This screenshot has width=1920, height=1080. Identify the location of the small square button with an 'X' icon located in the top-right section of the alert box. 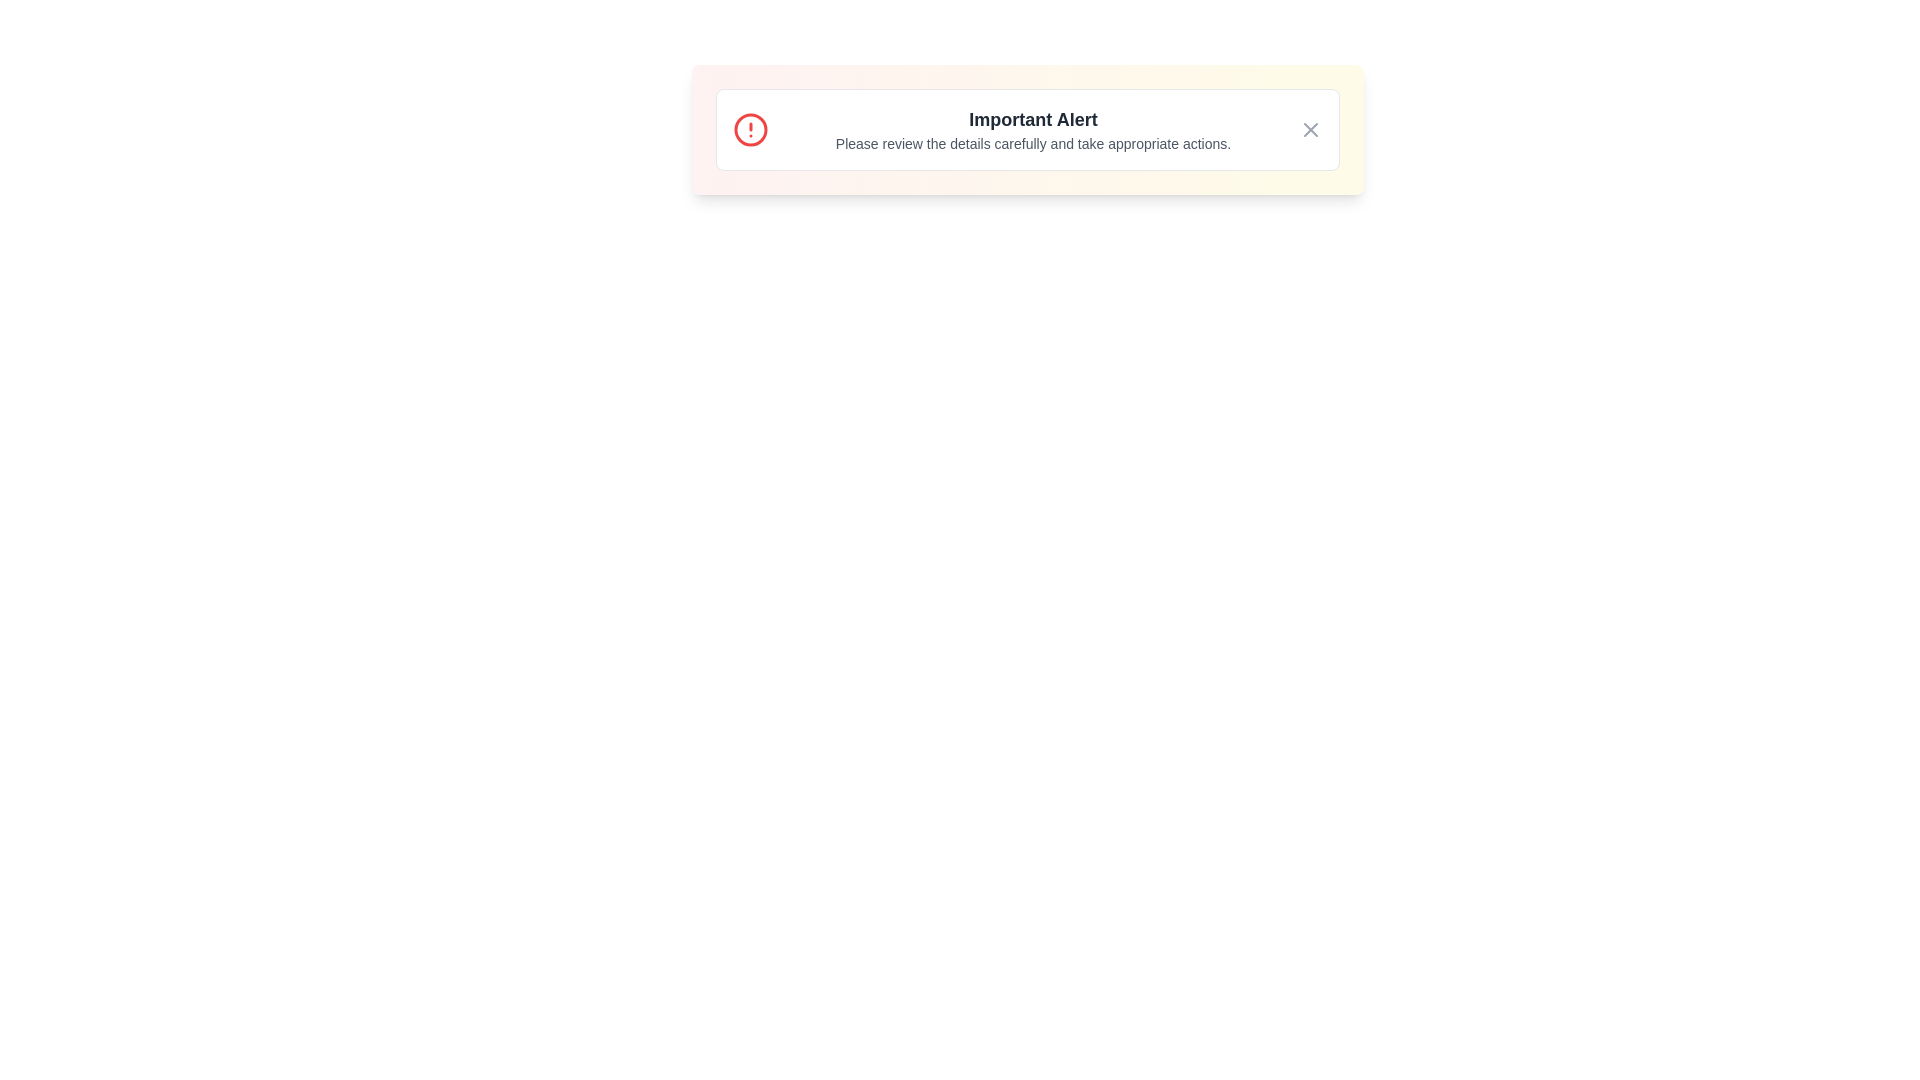
(1310, 130).